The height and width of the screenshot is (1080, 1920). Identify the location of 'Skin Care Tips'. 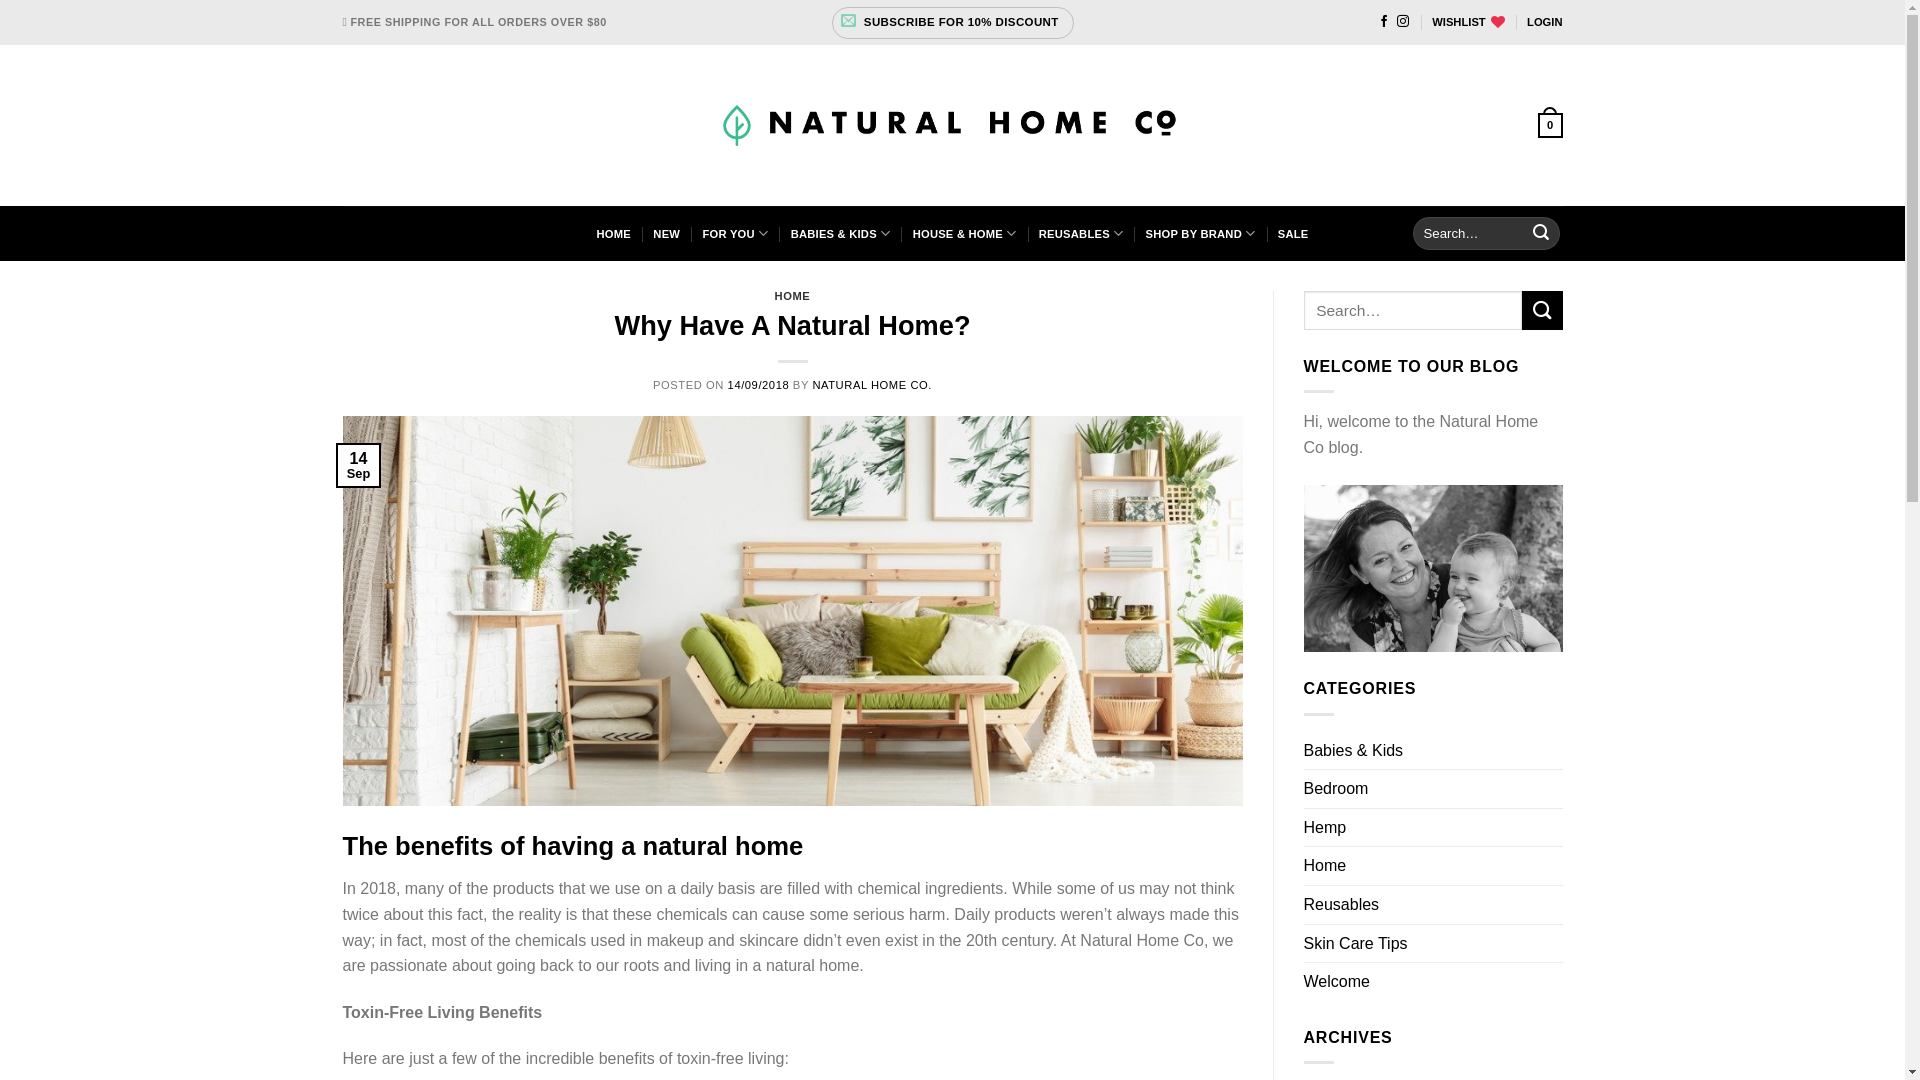
(1356, 944).